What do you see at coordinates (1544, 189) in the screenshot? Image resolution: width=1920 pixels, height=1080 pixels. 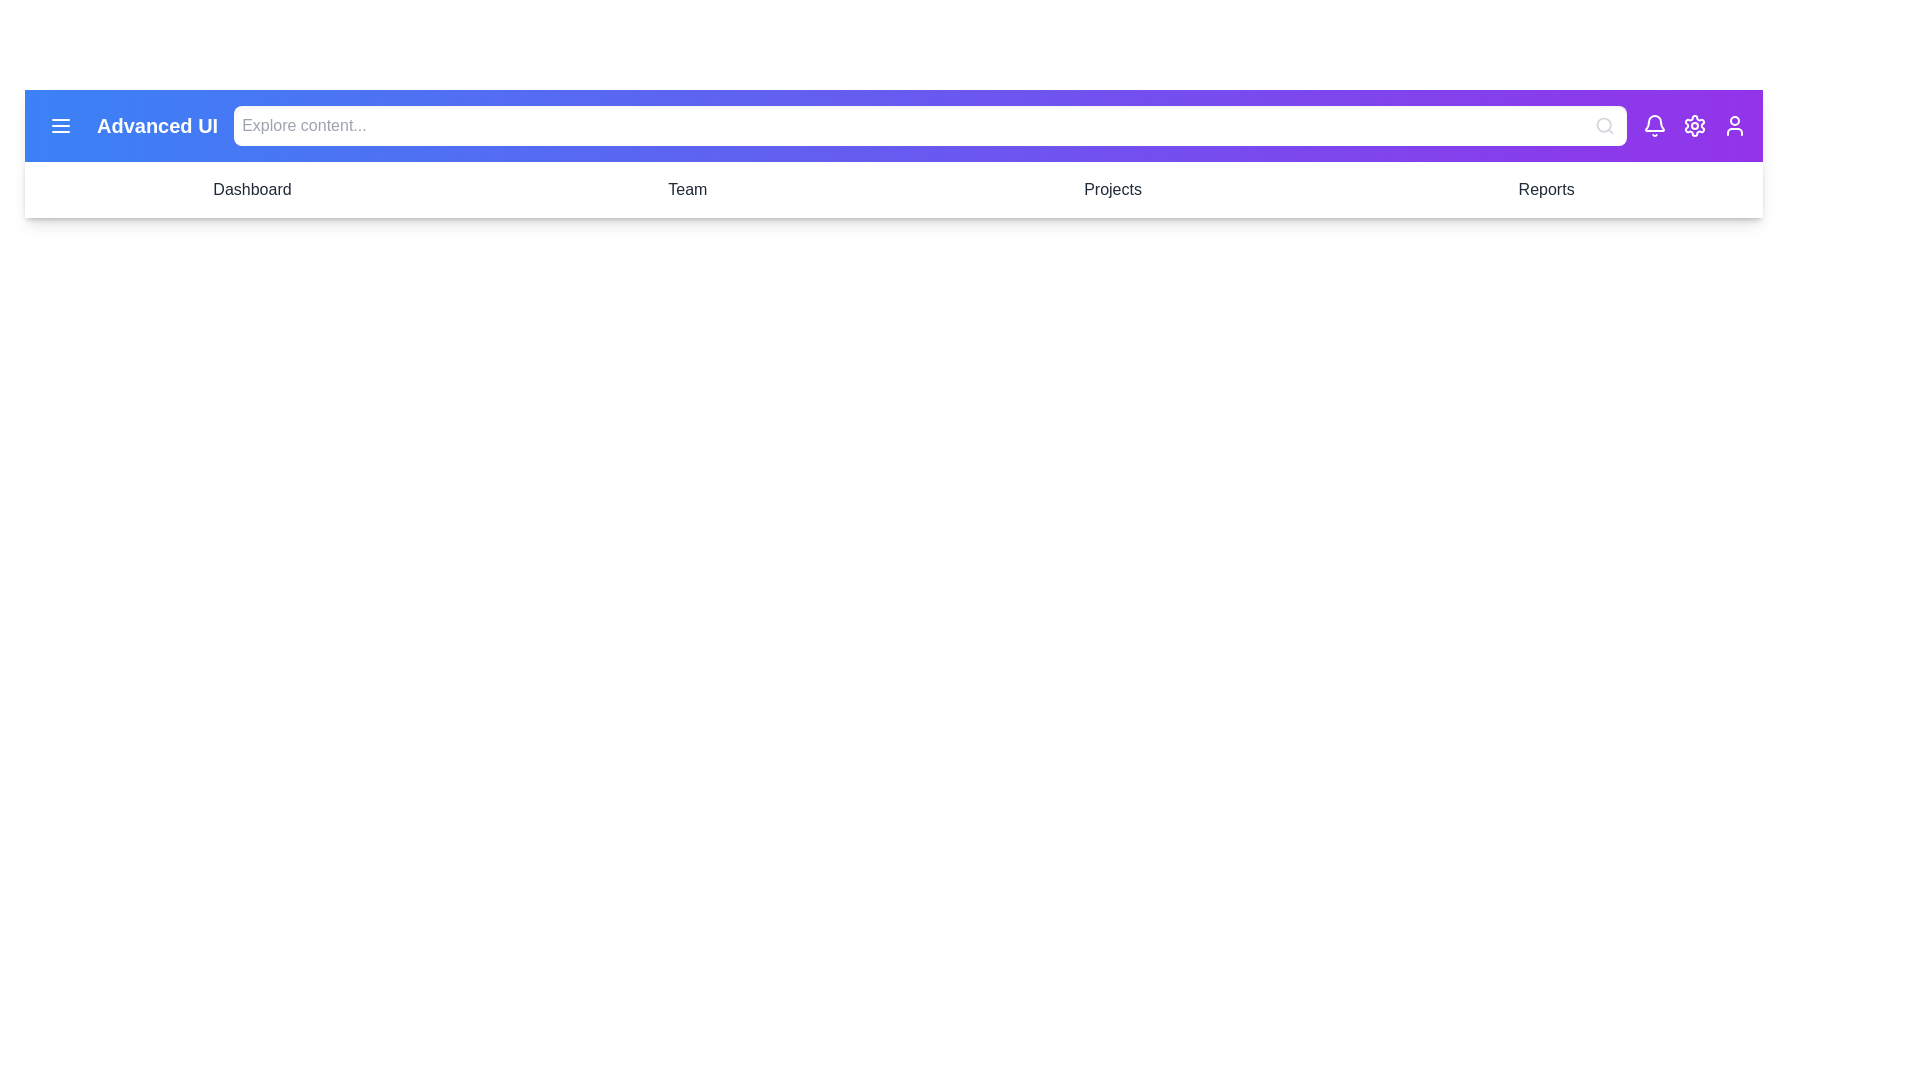 I see `the Reports tab to navigate to the corresponding section` at bounding box center [1544, 189].